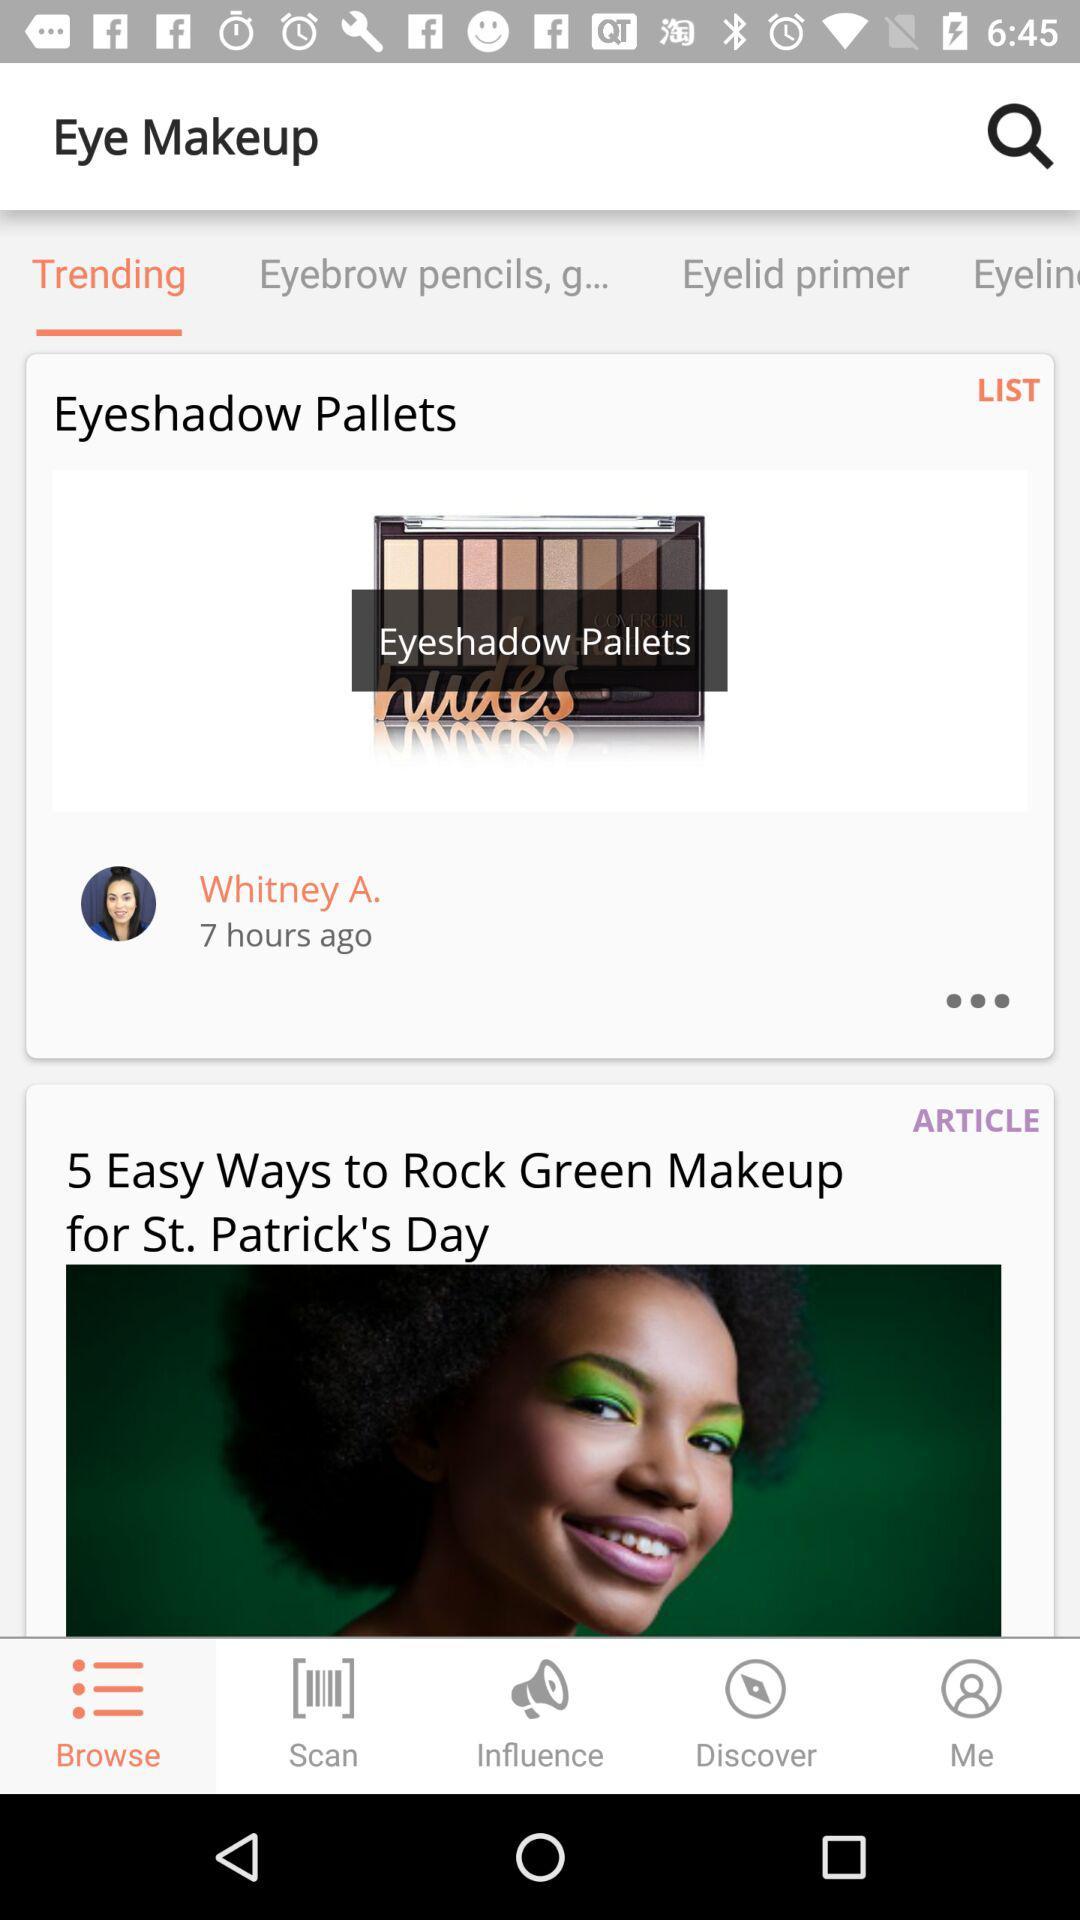 This screenshot has height=1920, width=1080. Describe the element at coordinates (433, 272) in the screenshot. I see `the eyebrow pencils gels item` at that location.